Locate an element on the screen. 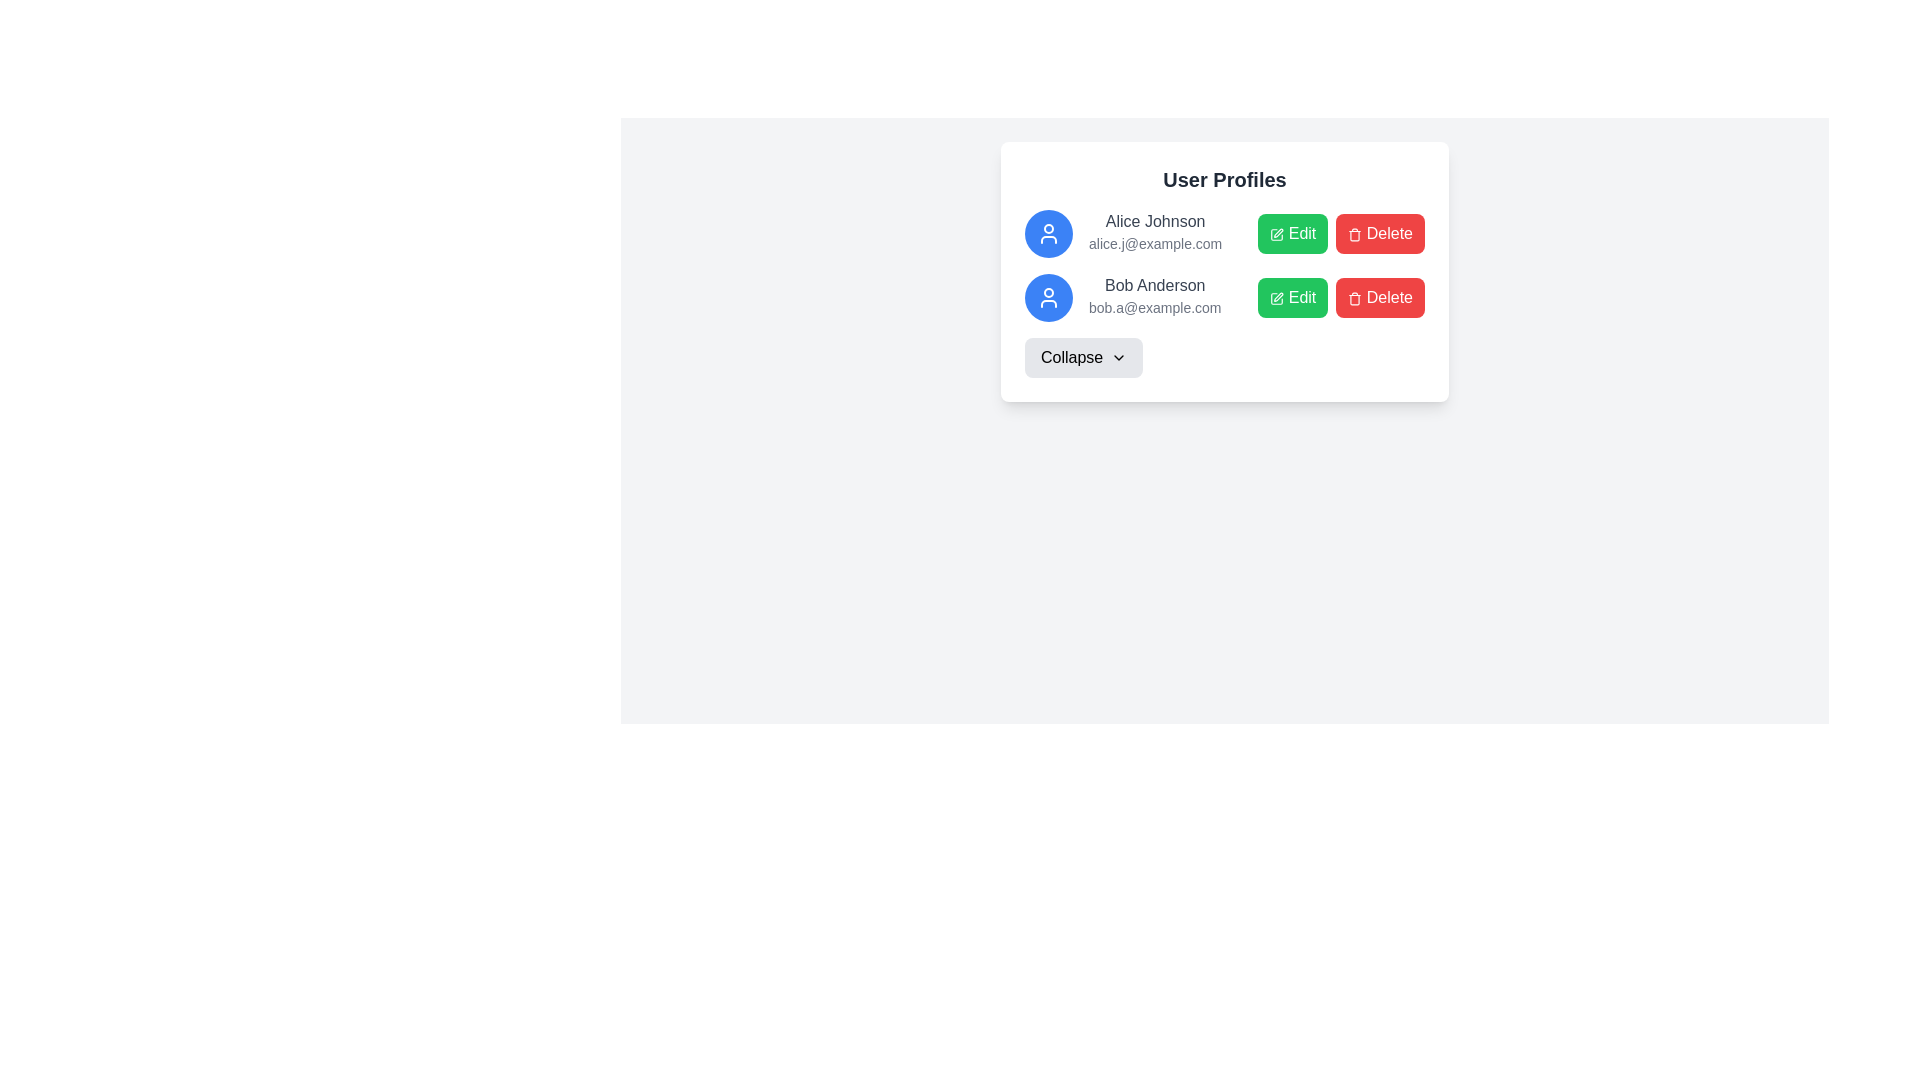 This screenshot has width=1920, height=1080. the delete icon in the 'Delete' button located to the right of Bob Anderson's user entry in the profile card is located at coordinates (1355, 233).